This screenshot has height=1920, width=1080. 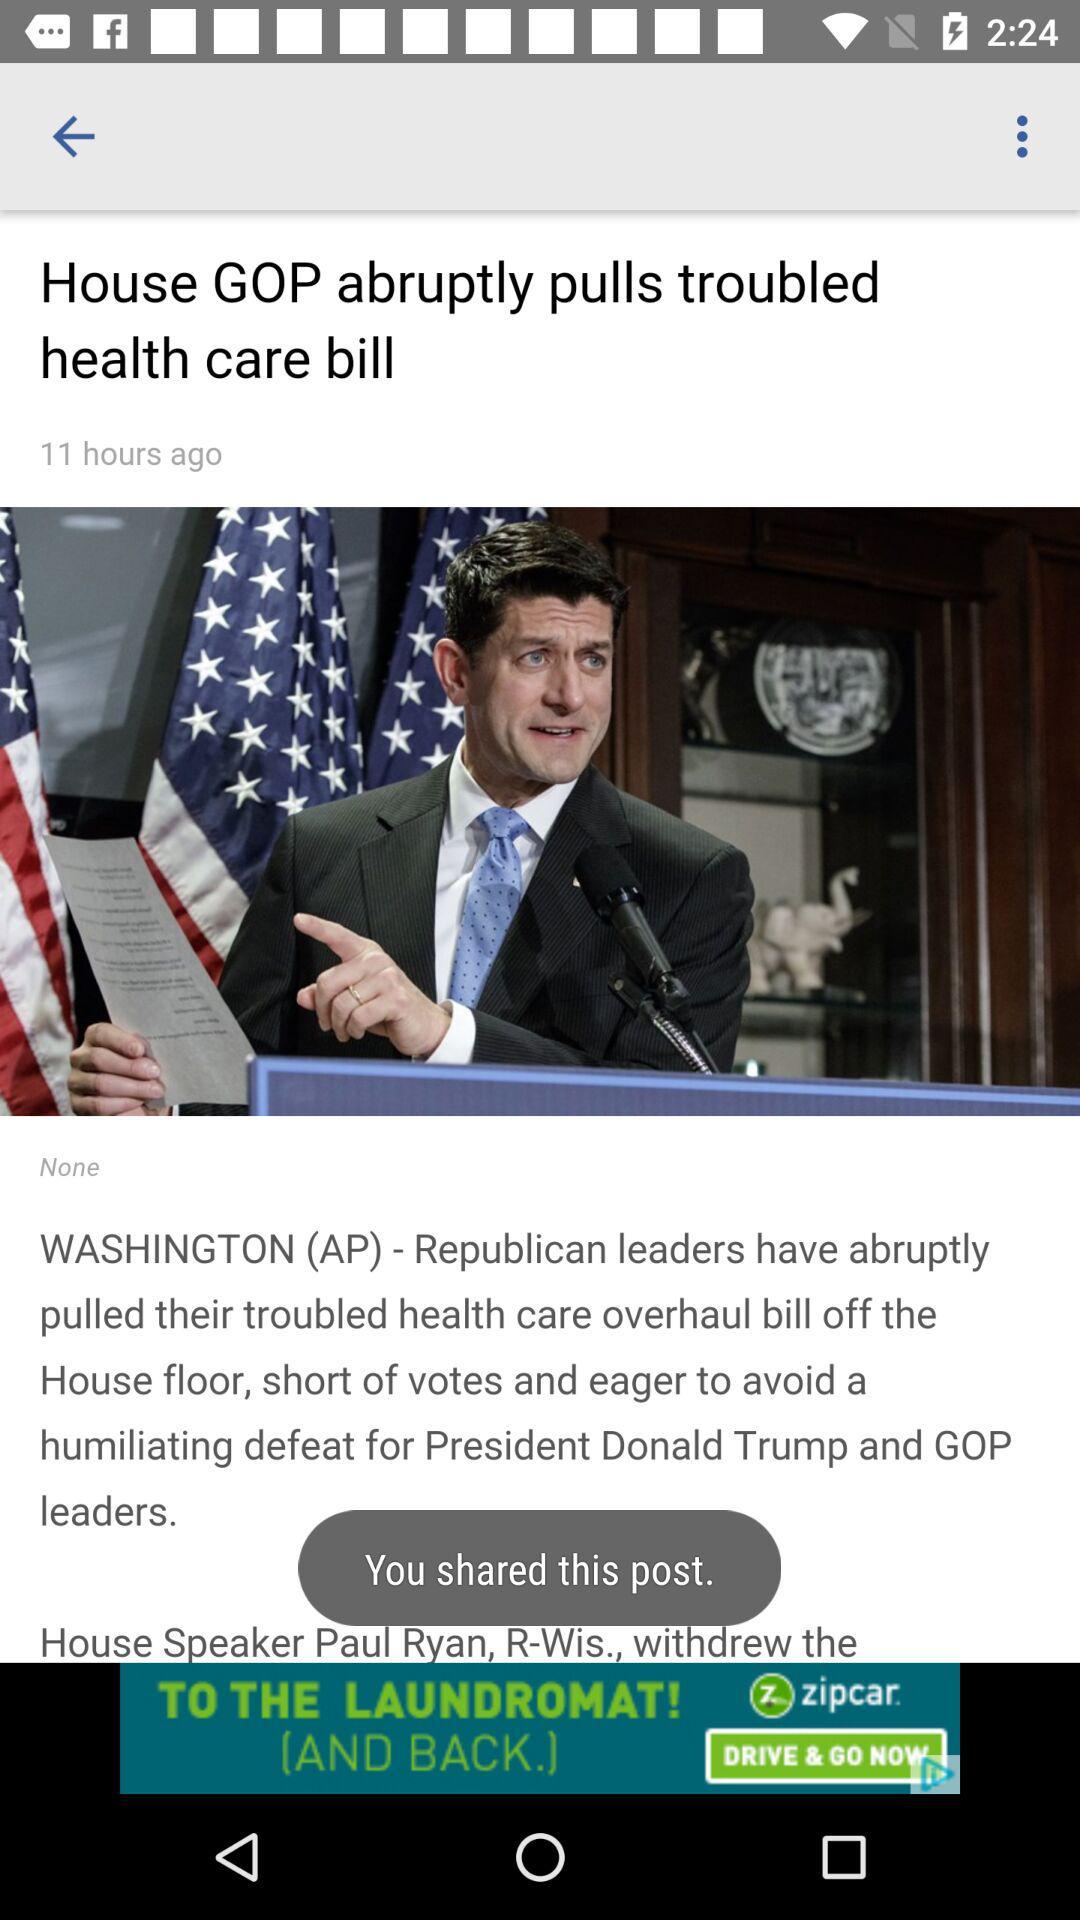 I want to click on advertisement for zipcar, so click(x=540, y=1727).